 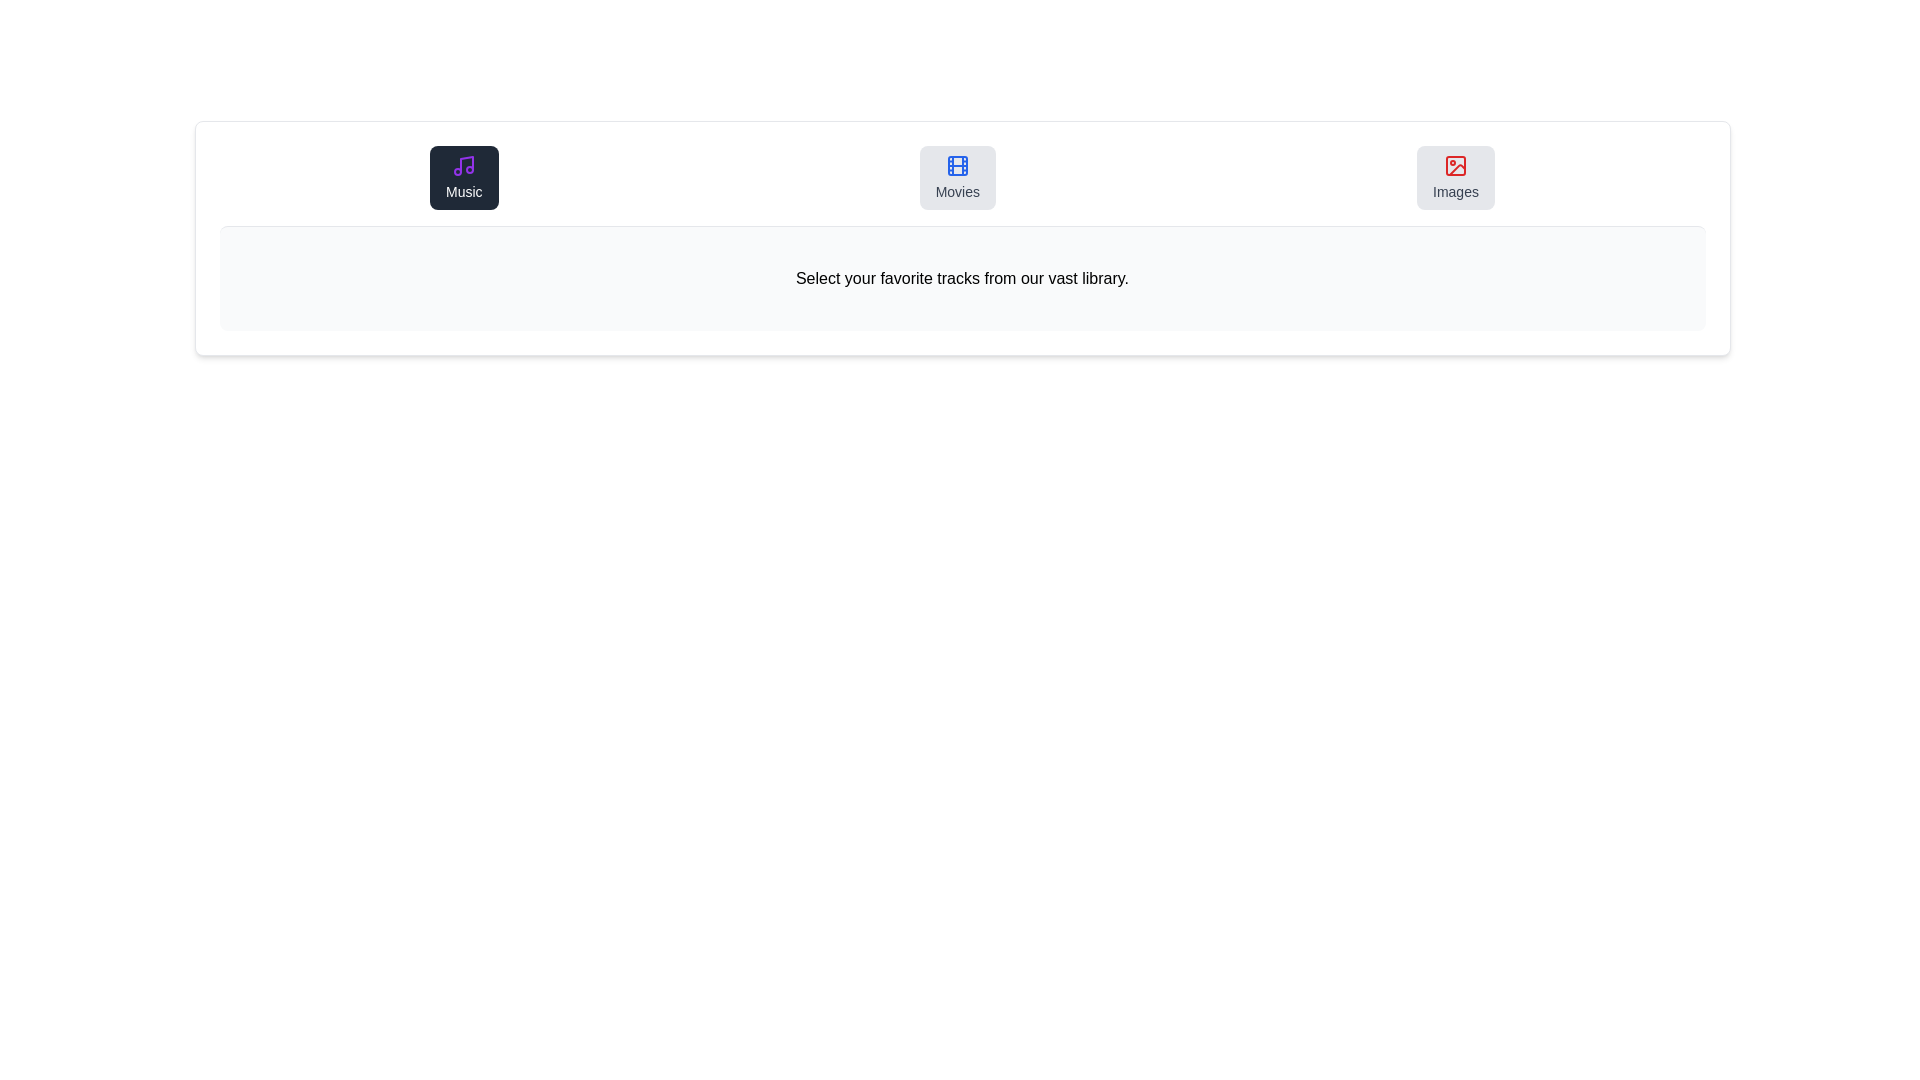 What do you see at coordinates (463, 176) in the screenshot?
I see `the icon and label of the tab Music` at bounding box center [463, 176].